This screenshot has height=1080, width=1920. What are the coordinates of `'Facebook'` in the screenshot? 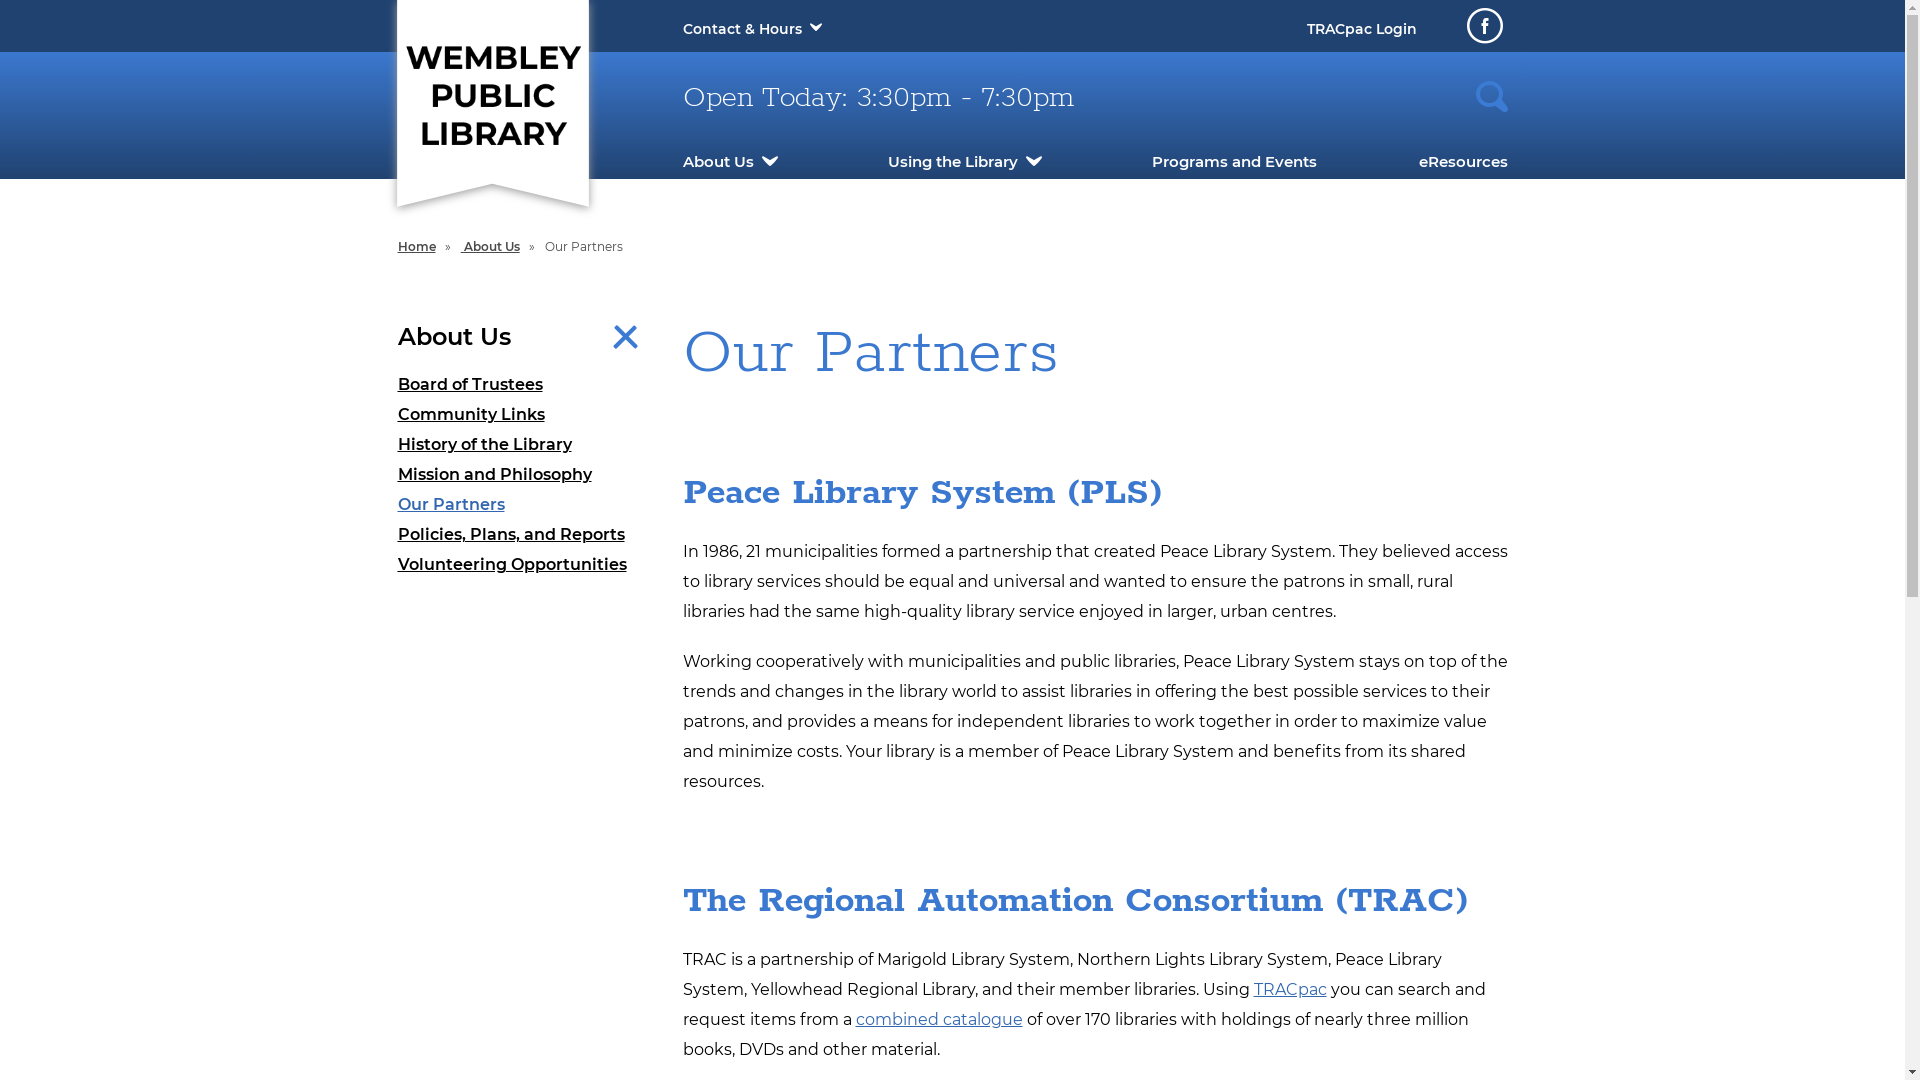 It's located at (1483, 26).